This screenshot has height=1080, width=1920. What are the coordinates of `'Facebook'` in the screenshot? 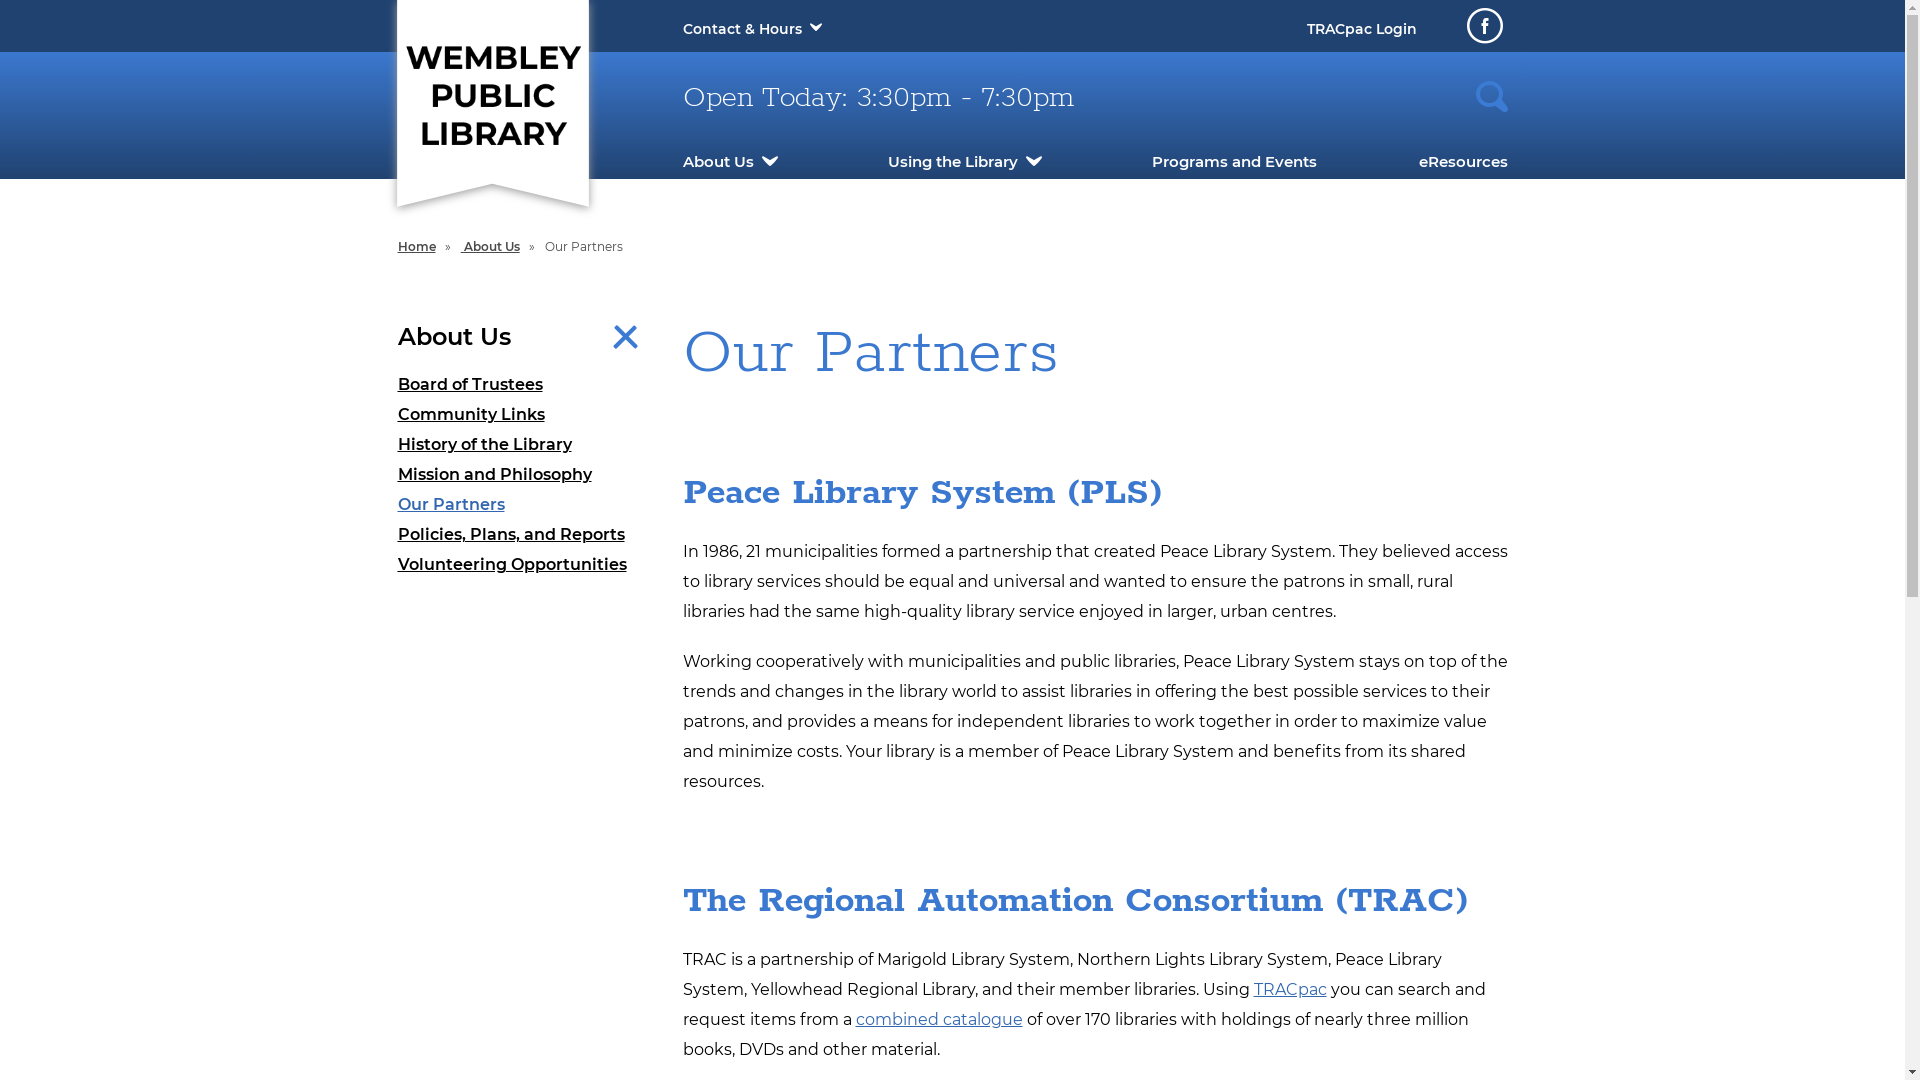 It's located at (1483, 26).